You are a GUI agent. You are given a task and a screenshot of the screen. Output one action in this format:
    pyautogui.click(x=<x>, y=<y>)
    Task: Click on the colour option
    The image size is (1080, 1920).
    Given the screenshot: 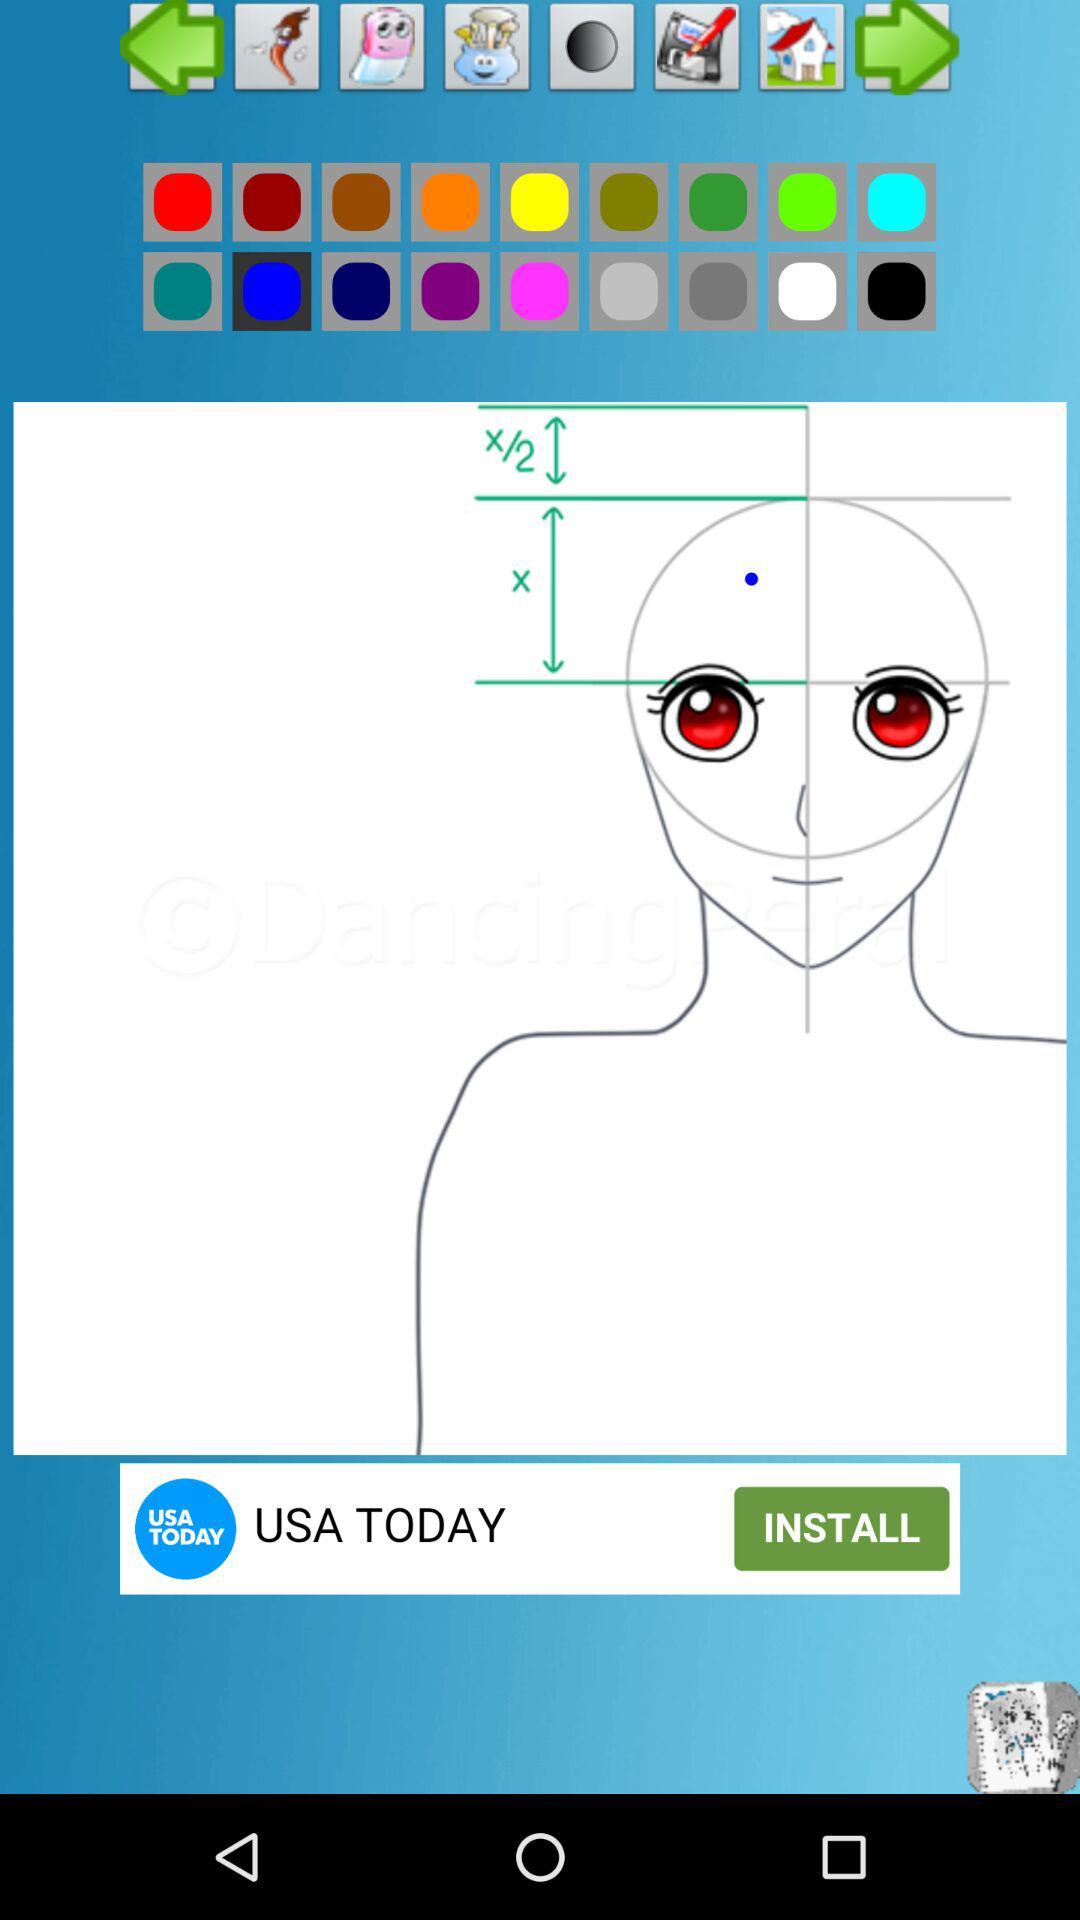 What is the action you would take?
    pyautogui.click(x=450, y=202)
    